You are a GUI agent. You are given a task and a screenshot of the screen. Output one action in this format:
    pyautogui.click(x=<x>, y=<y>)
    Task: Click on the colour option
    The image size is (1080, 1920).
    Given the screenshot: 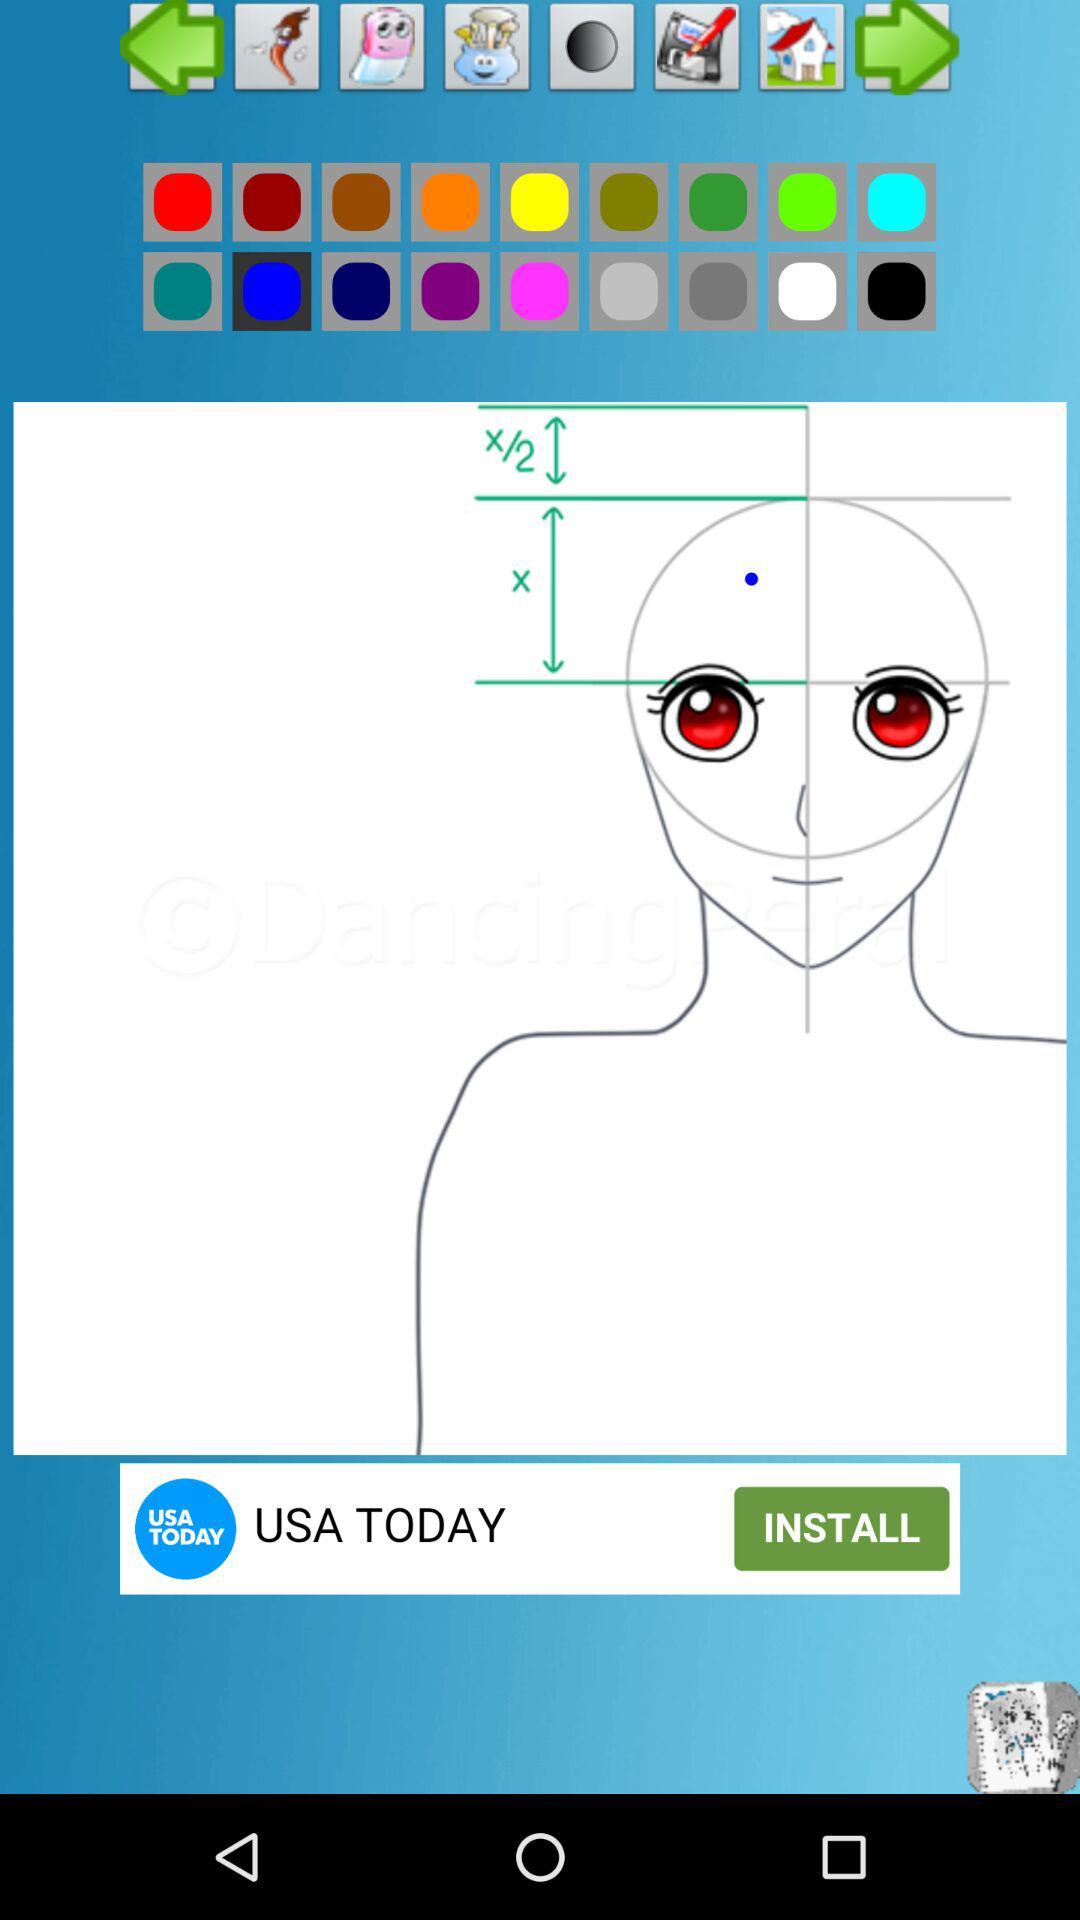 What is the action you would take?
    pyautogui.click(x=450, y=202)
    